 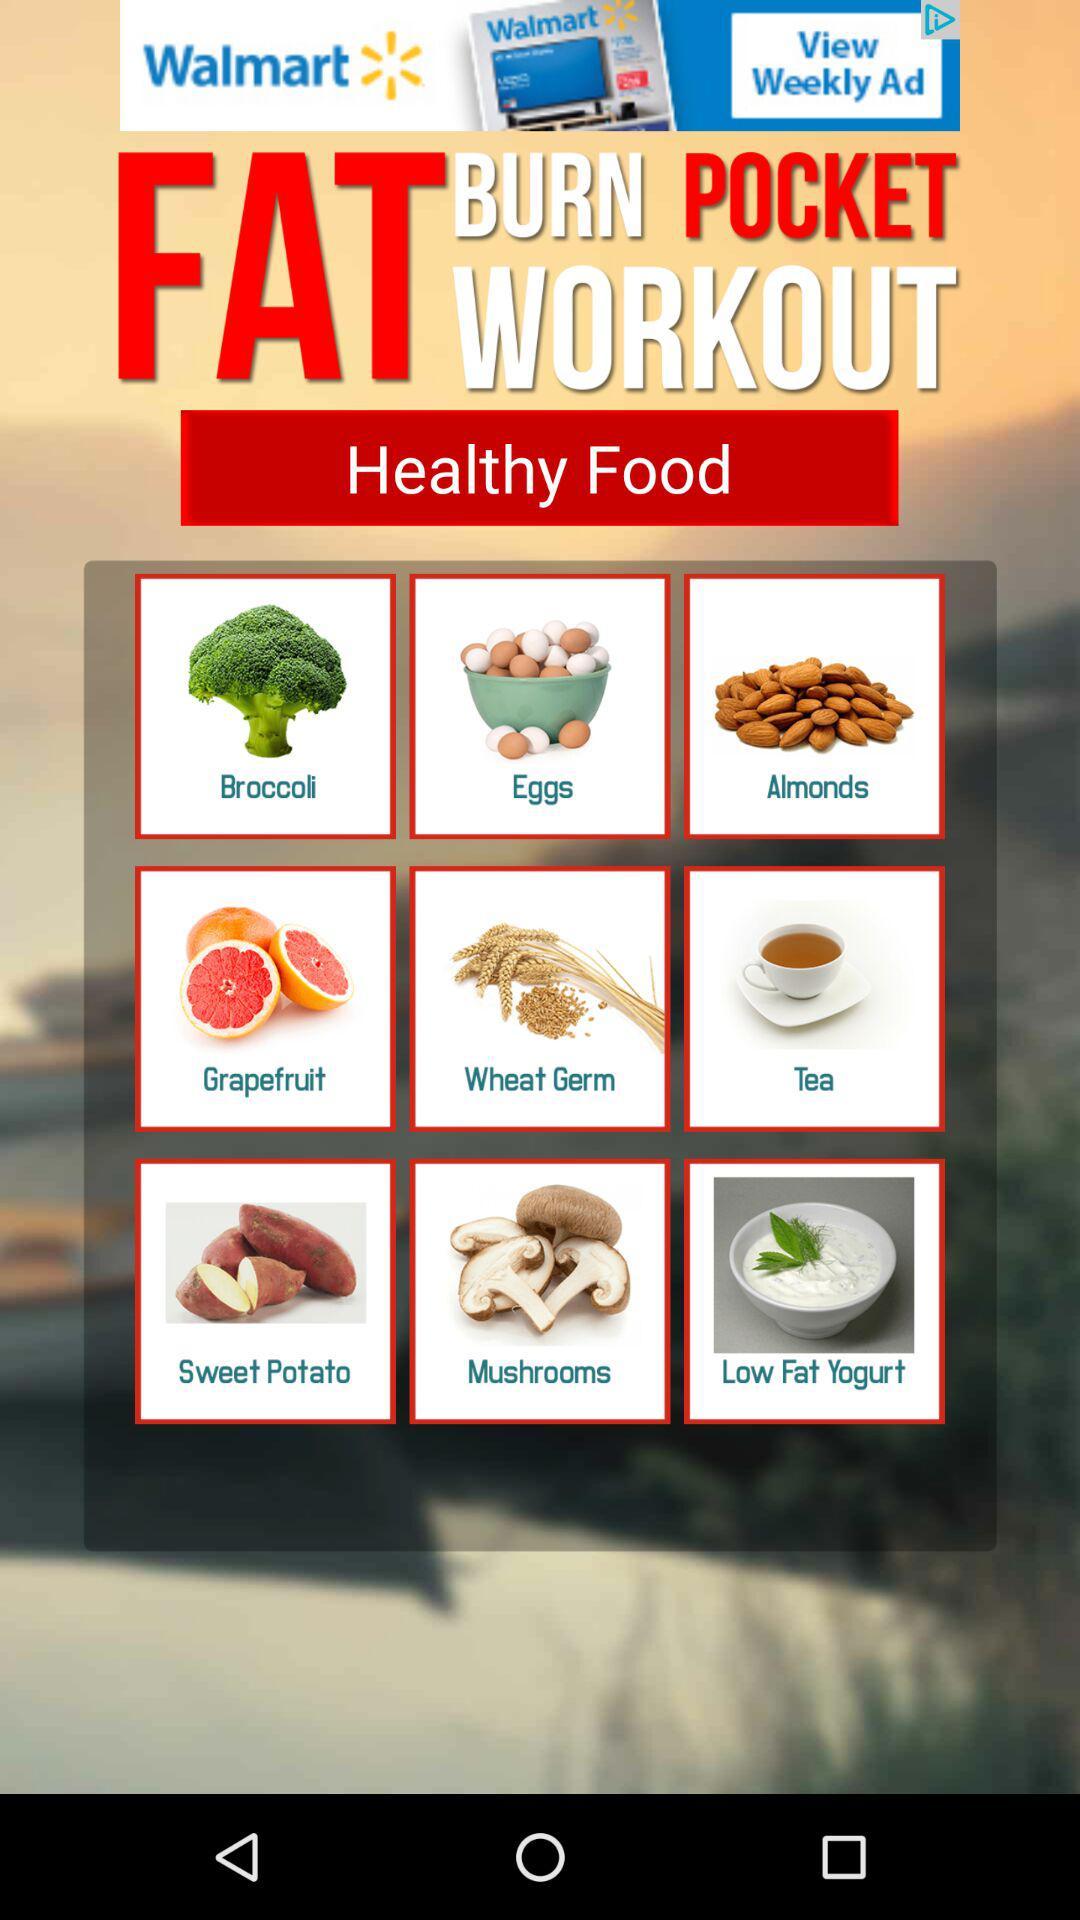 What do you see at coordinates (540, 706) in the screenshot?
I see `eggs image` at bounding box center [540, 706].